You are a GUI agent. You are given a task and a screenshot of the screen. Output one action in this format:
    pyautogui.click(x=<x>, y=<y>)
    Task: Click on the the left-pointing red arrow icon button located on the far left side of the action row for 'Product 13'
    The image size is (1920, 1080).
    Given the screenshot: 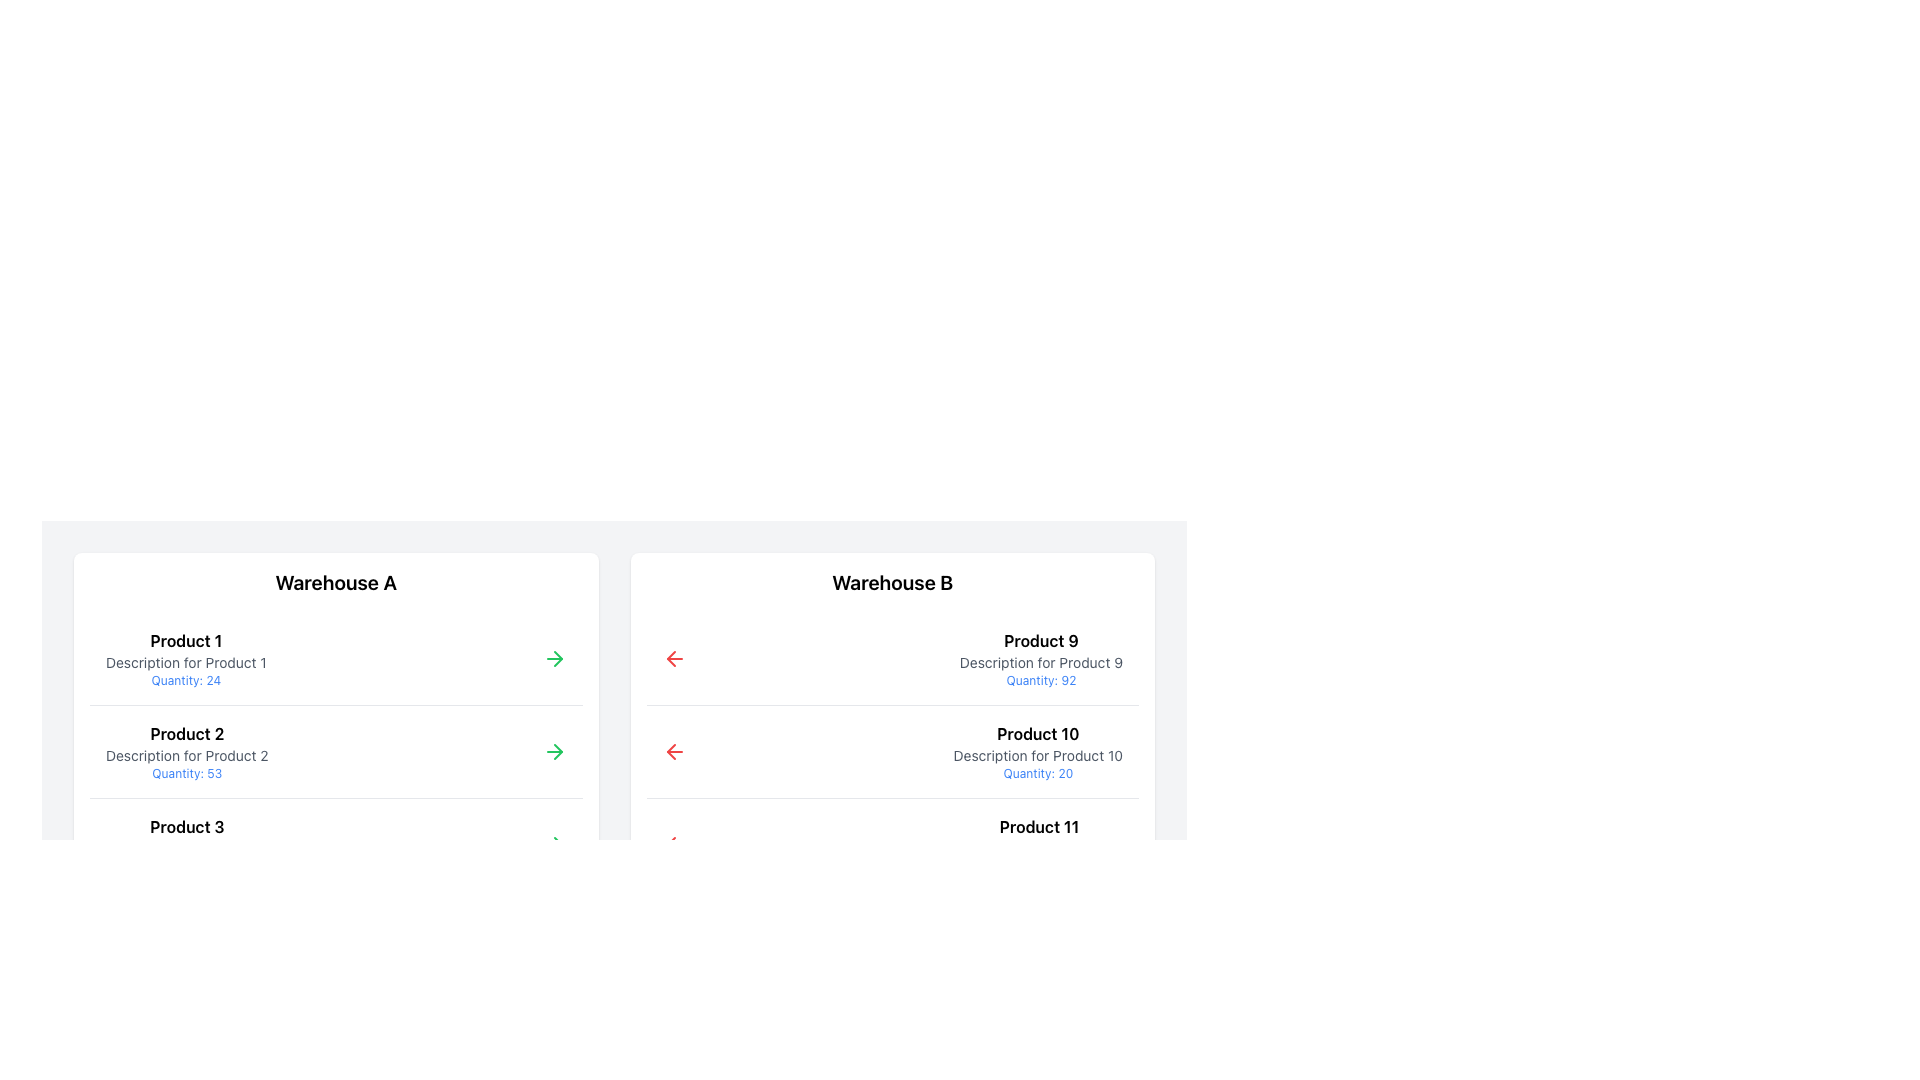 What is the action you would take?
    pyautogui.click(x=674, y=1030)
    